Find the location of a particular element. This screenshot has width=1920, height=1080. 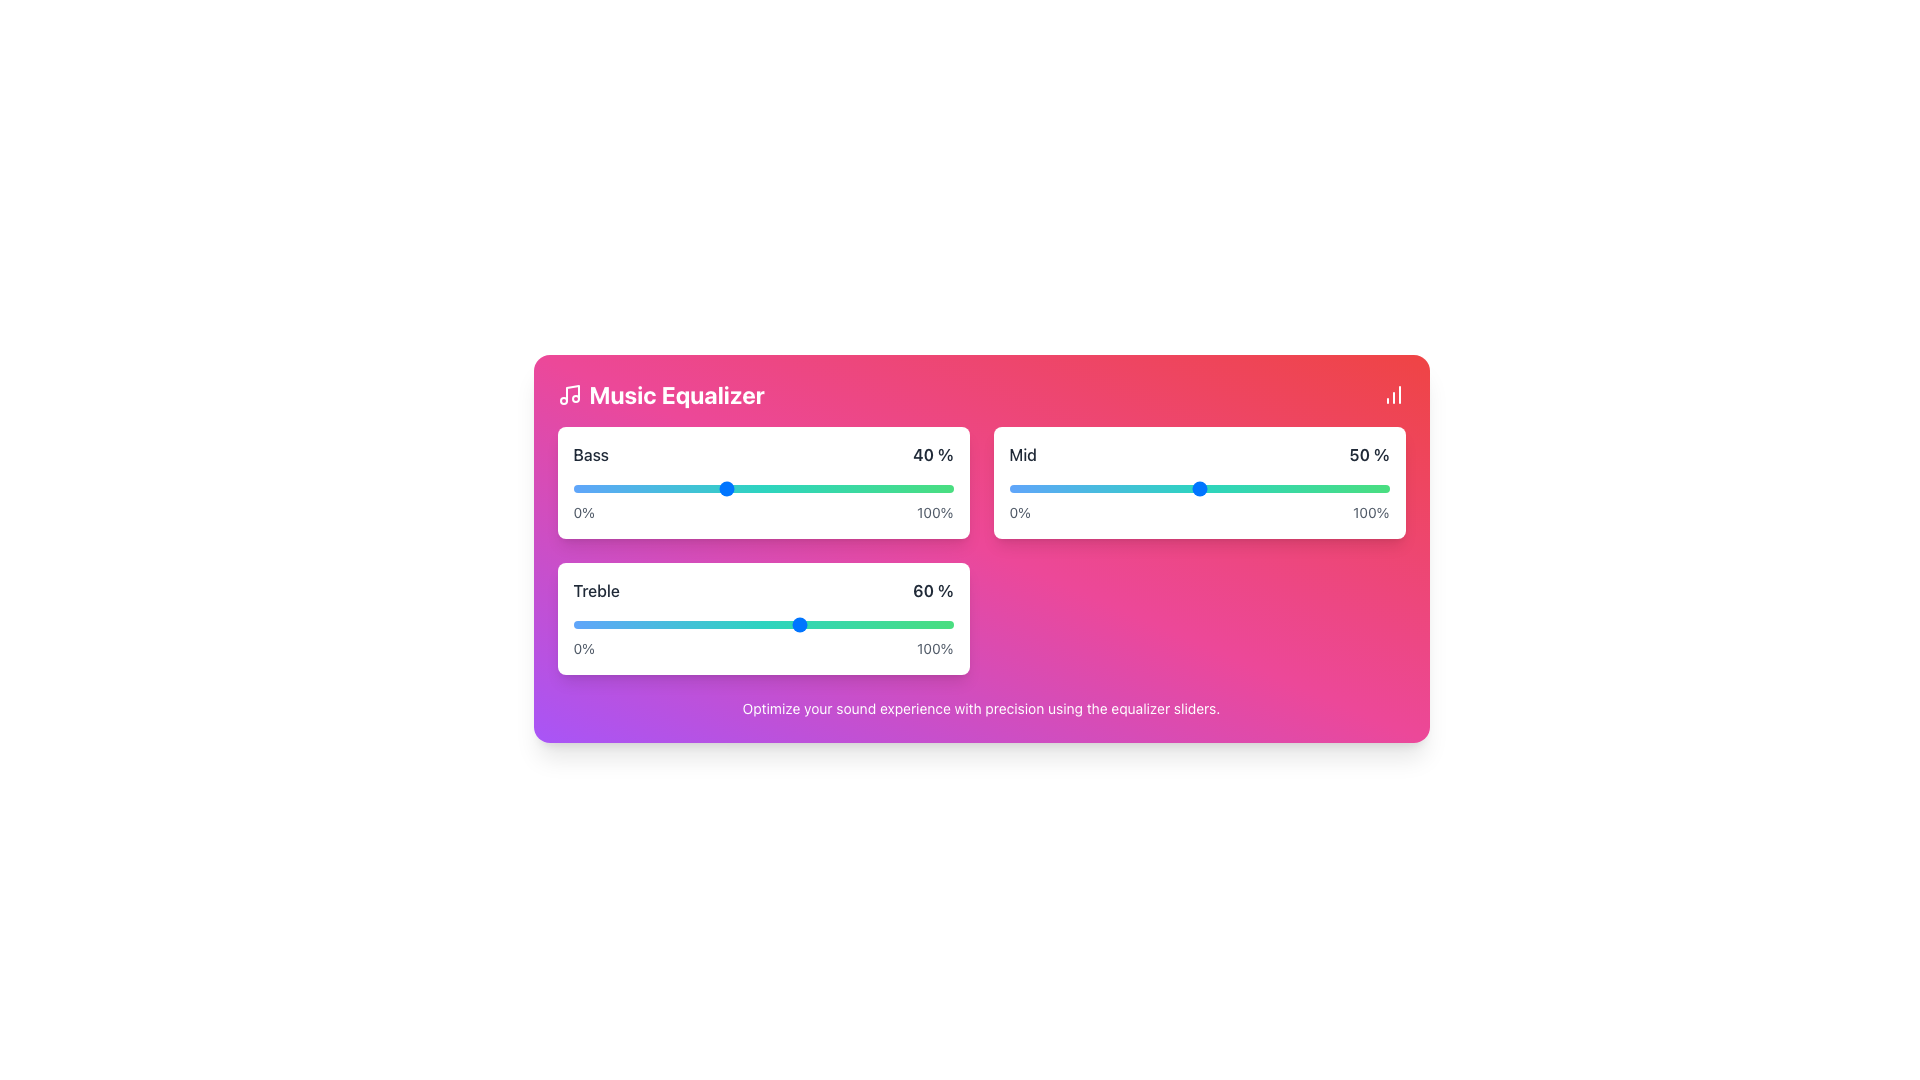

the 'Bass' level Input Range Slider, which is located within the panel titled 'Bass 40 %' is located at coordinates (762, 489).